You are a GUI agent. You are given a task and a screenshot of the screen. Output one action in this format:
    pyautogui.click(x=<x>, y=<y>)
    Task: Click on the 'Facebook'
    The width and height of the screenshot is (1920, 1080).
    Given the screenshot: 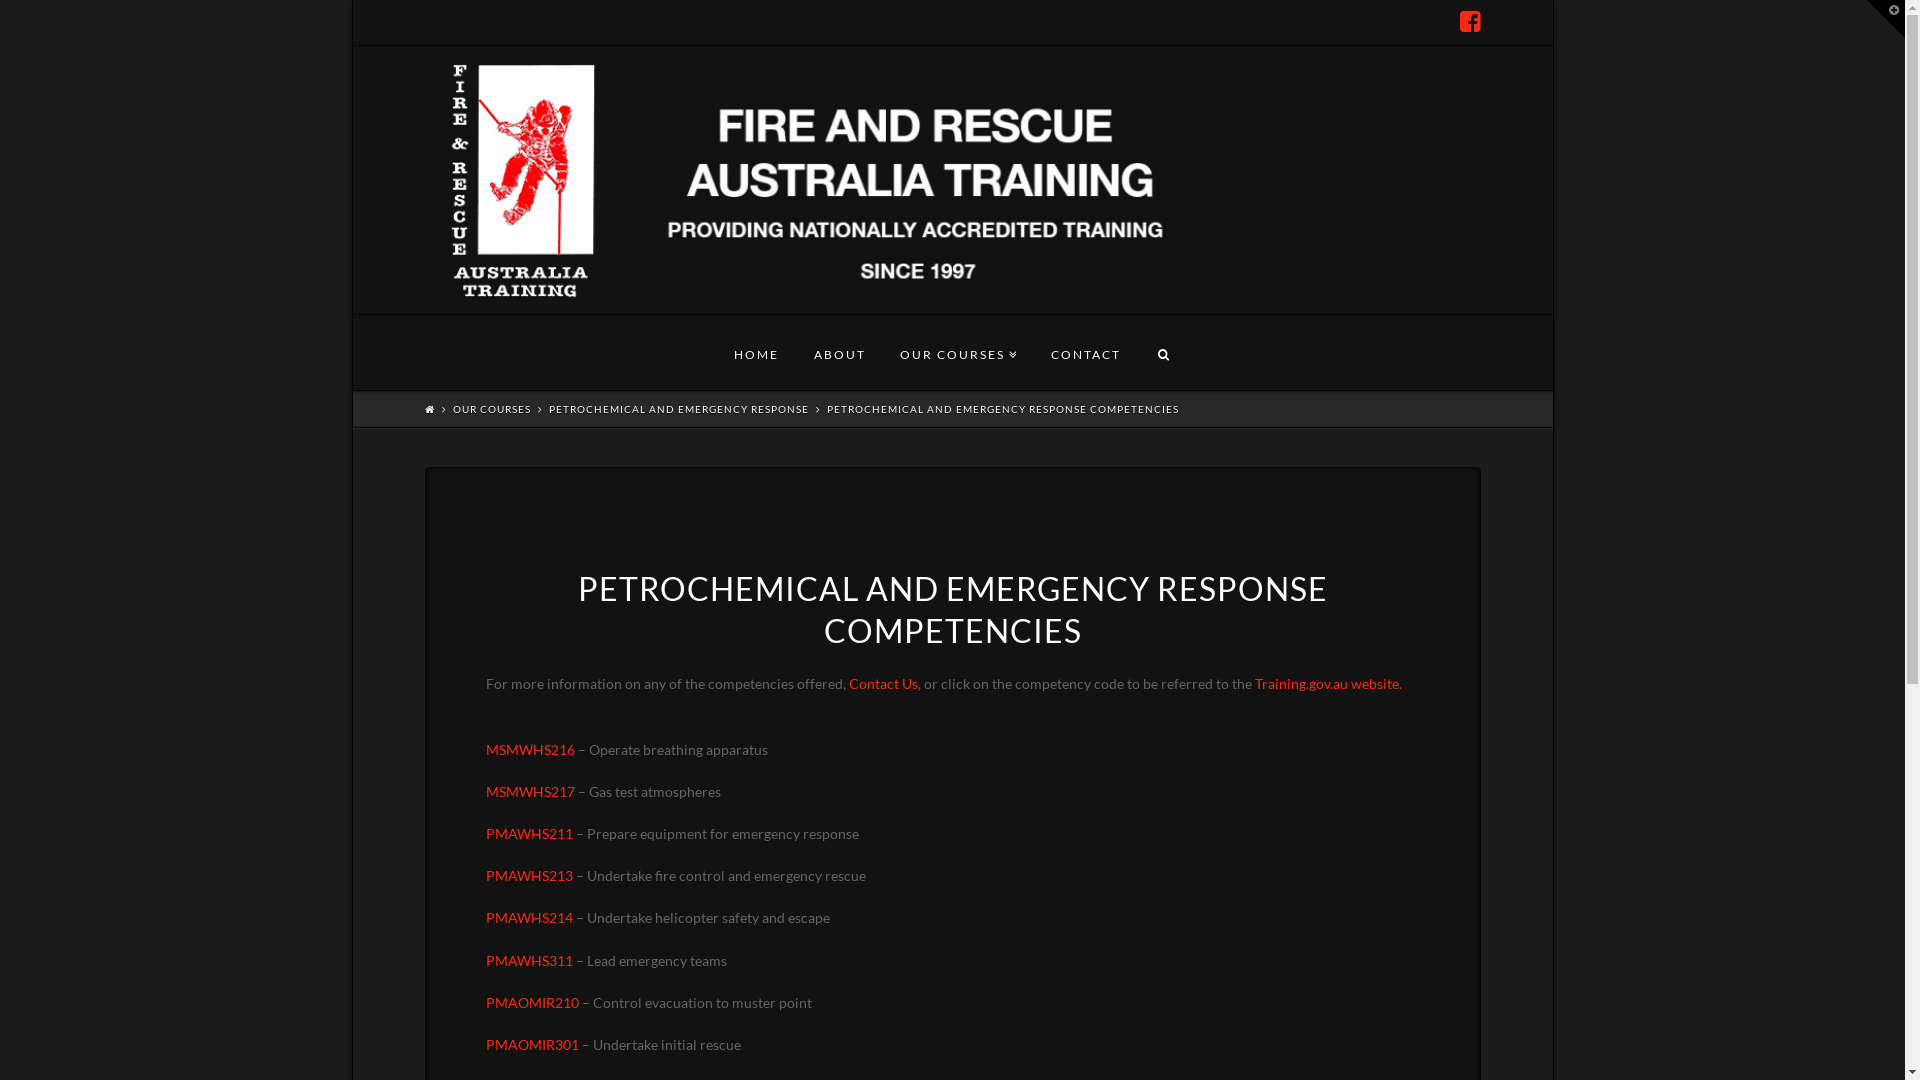 What is the action you would take?
    pyautogui.click(x=1470, y=22)
    